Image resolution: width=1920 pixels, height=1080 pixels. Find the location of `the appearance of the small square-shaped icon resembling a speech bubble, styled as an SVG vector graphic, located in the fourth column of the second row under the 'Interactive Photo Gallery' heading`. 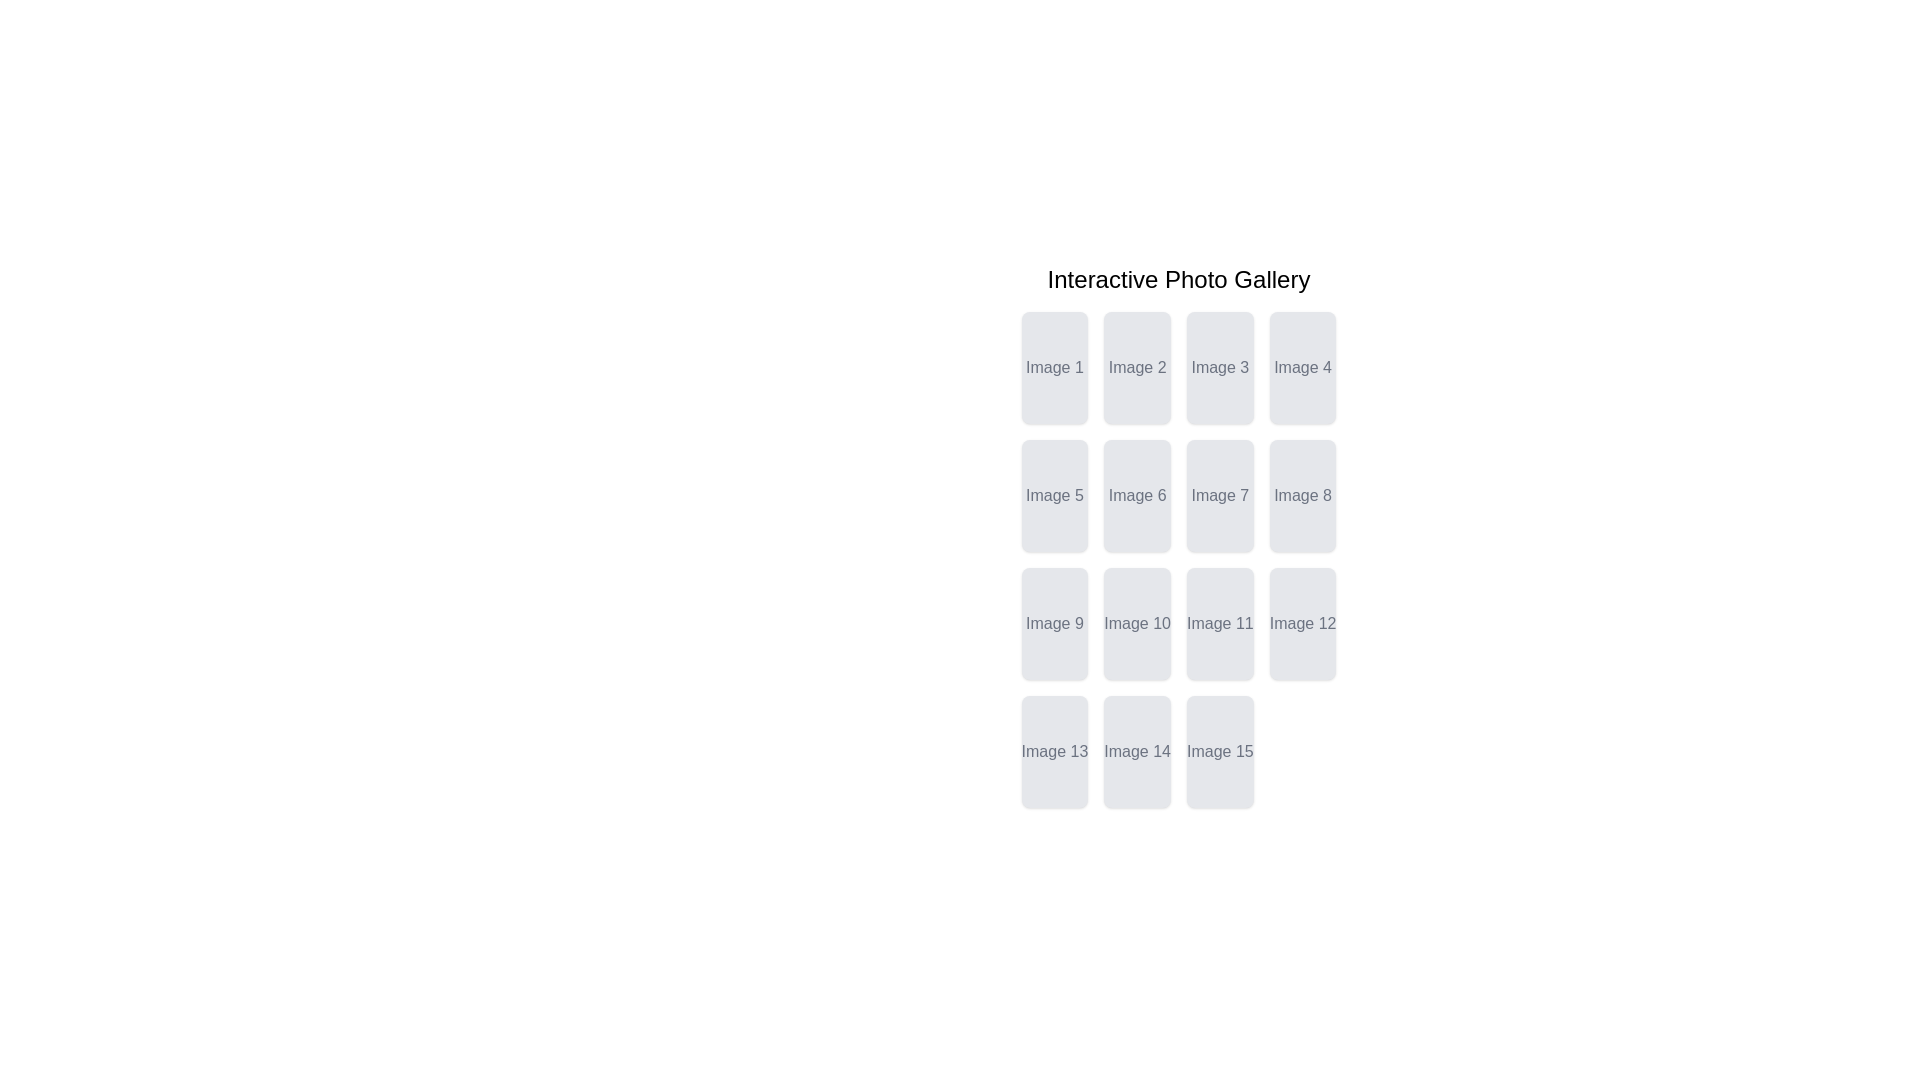

the appearance of the small square-shaped icon resembling a speech bubble, styled as an SVG vector graphic, located in the fourth column of the second row under the 'Interactive Photo Gallery' heading is located at coordinates (1274, 531).